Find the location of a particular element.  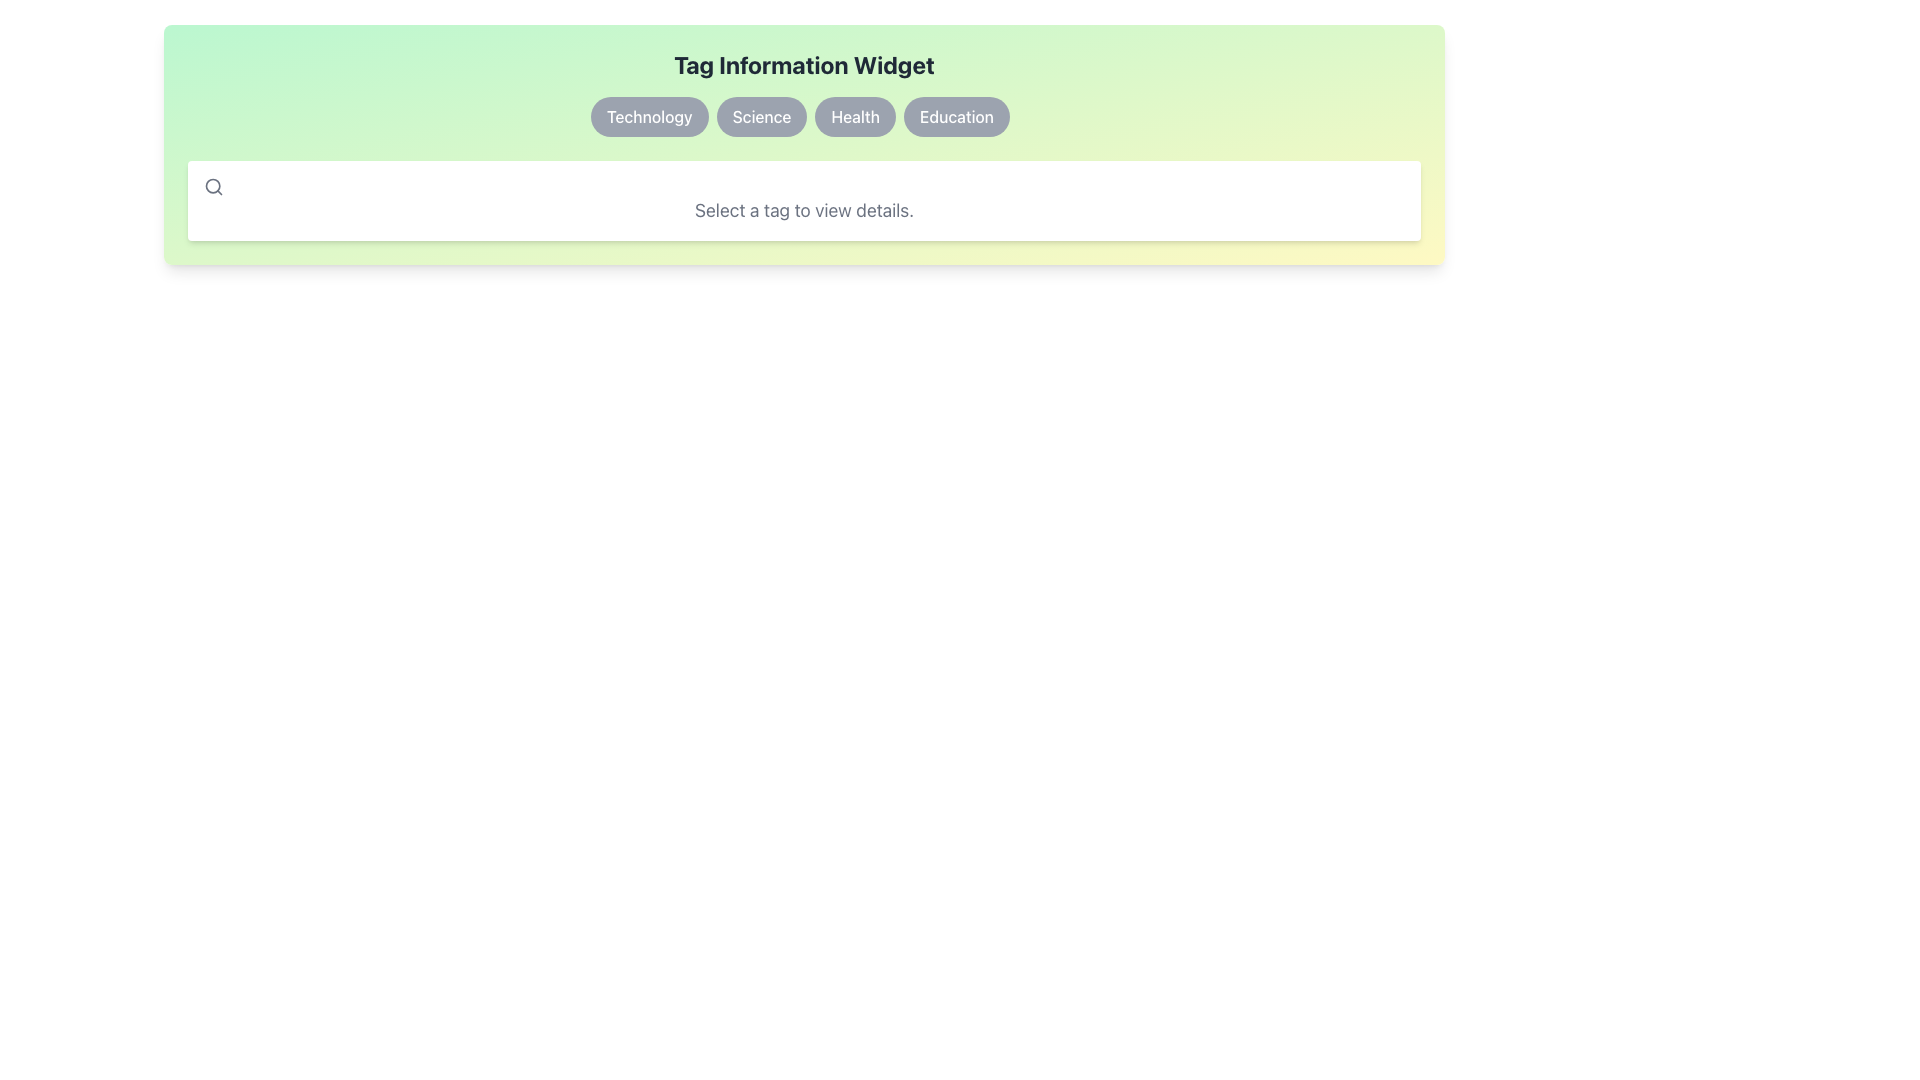

the 'Health' button, which is the third button from the left in the horizontal group of buttons labeled 'Technology', 'Science', 'Health', and 'Education', located under the 'Tag Information Widget' is located at coordinates (855, 116).